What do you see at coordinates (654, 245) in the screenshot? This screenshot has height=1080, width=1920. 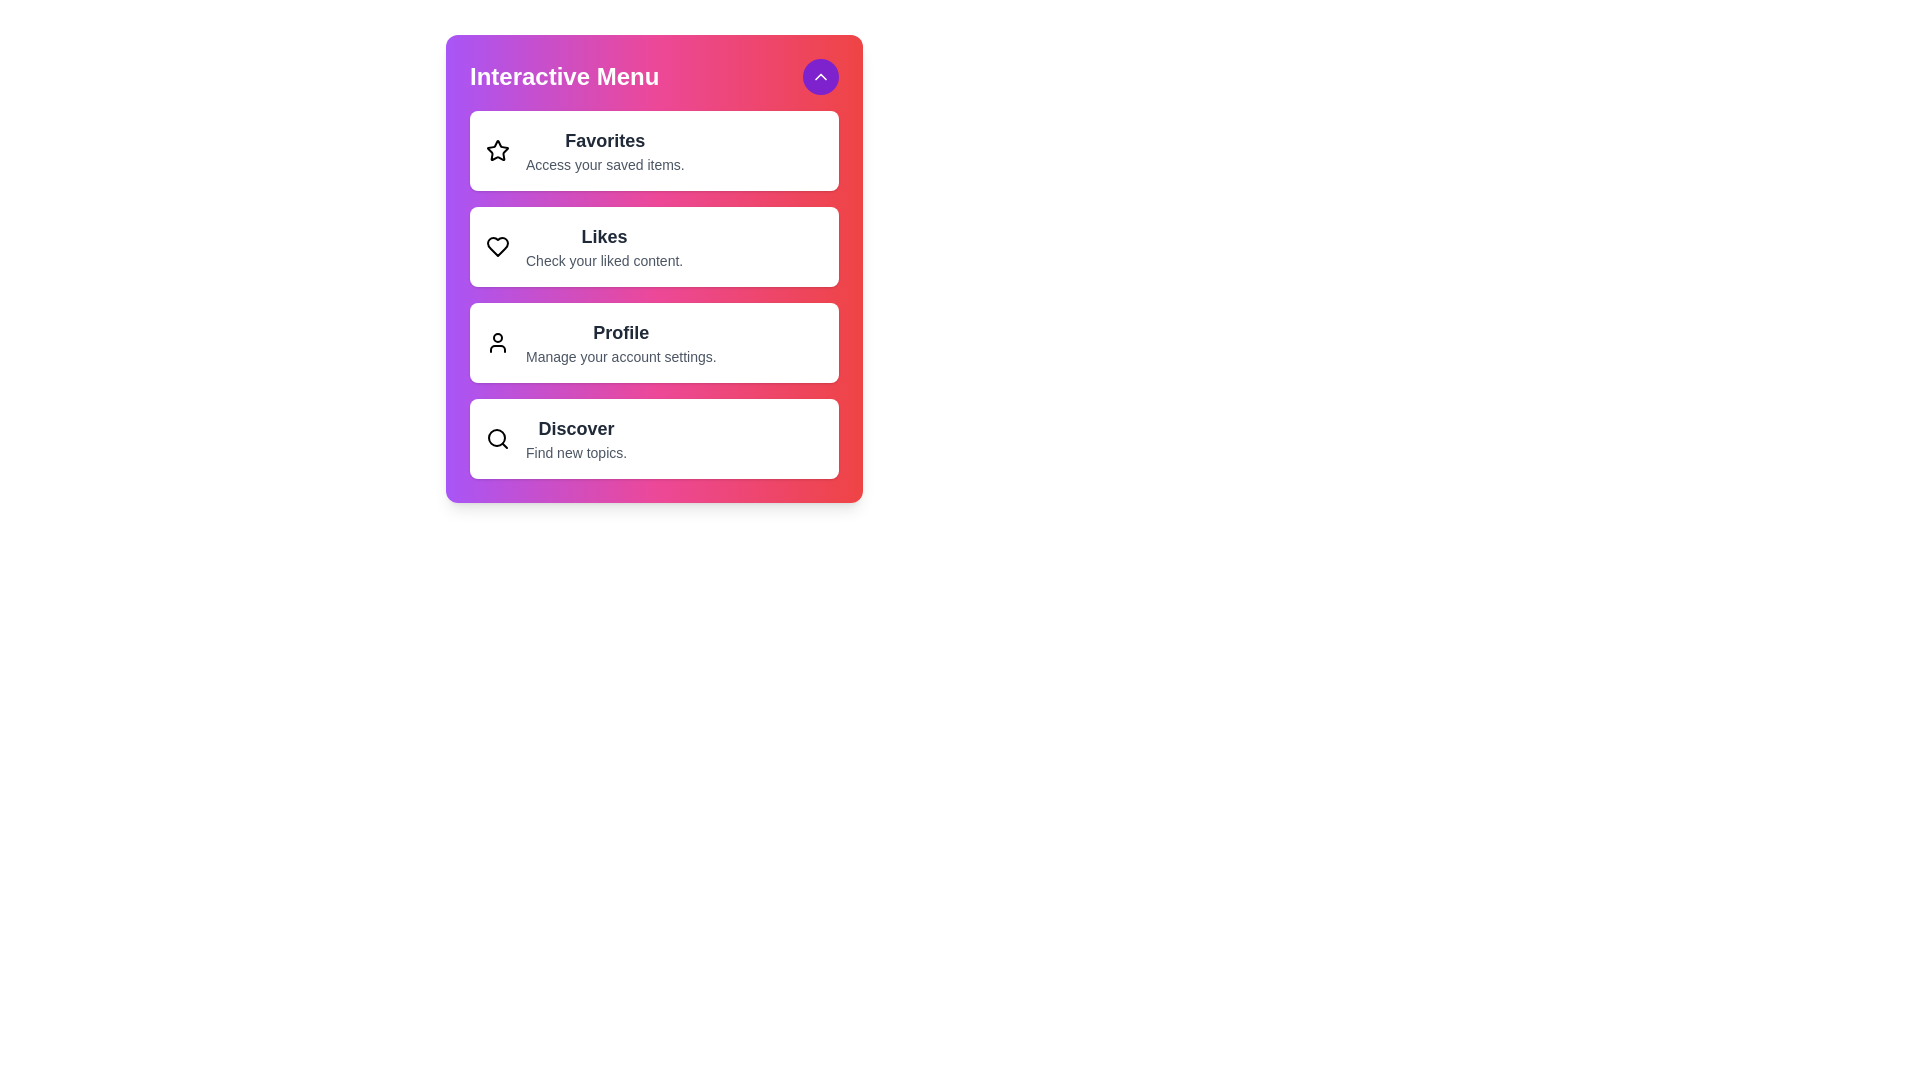 I see `the menu item Likes from the interactive menu` at bounding box center [654, 245].